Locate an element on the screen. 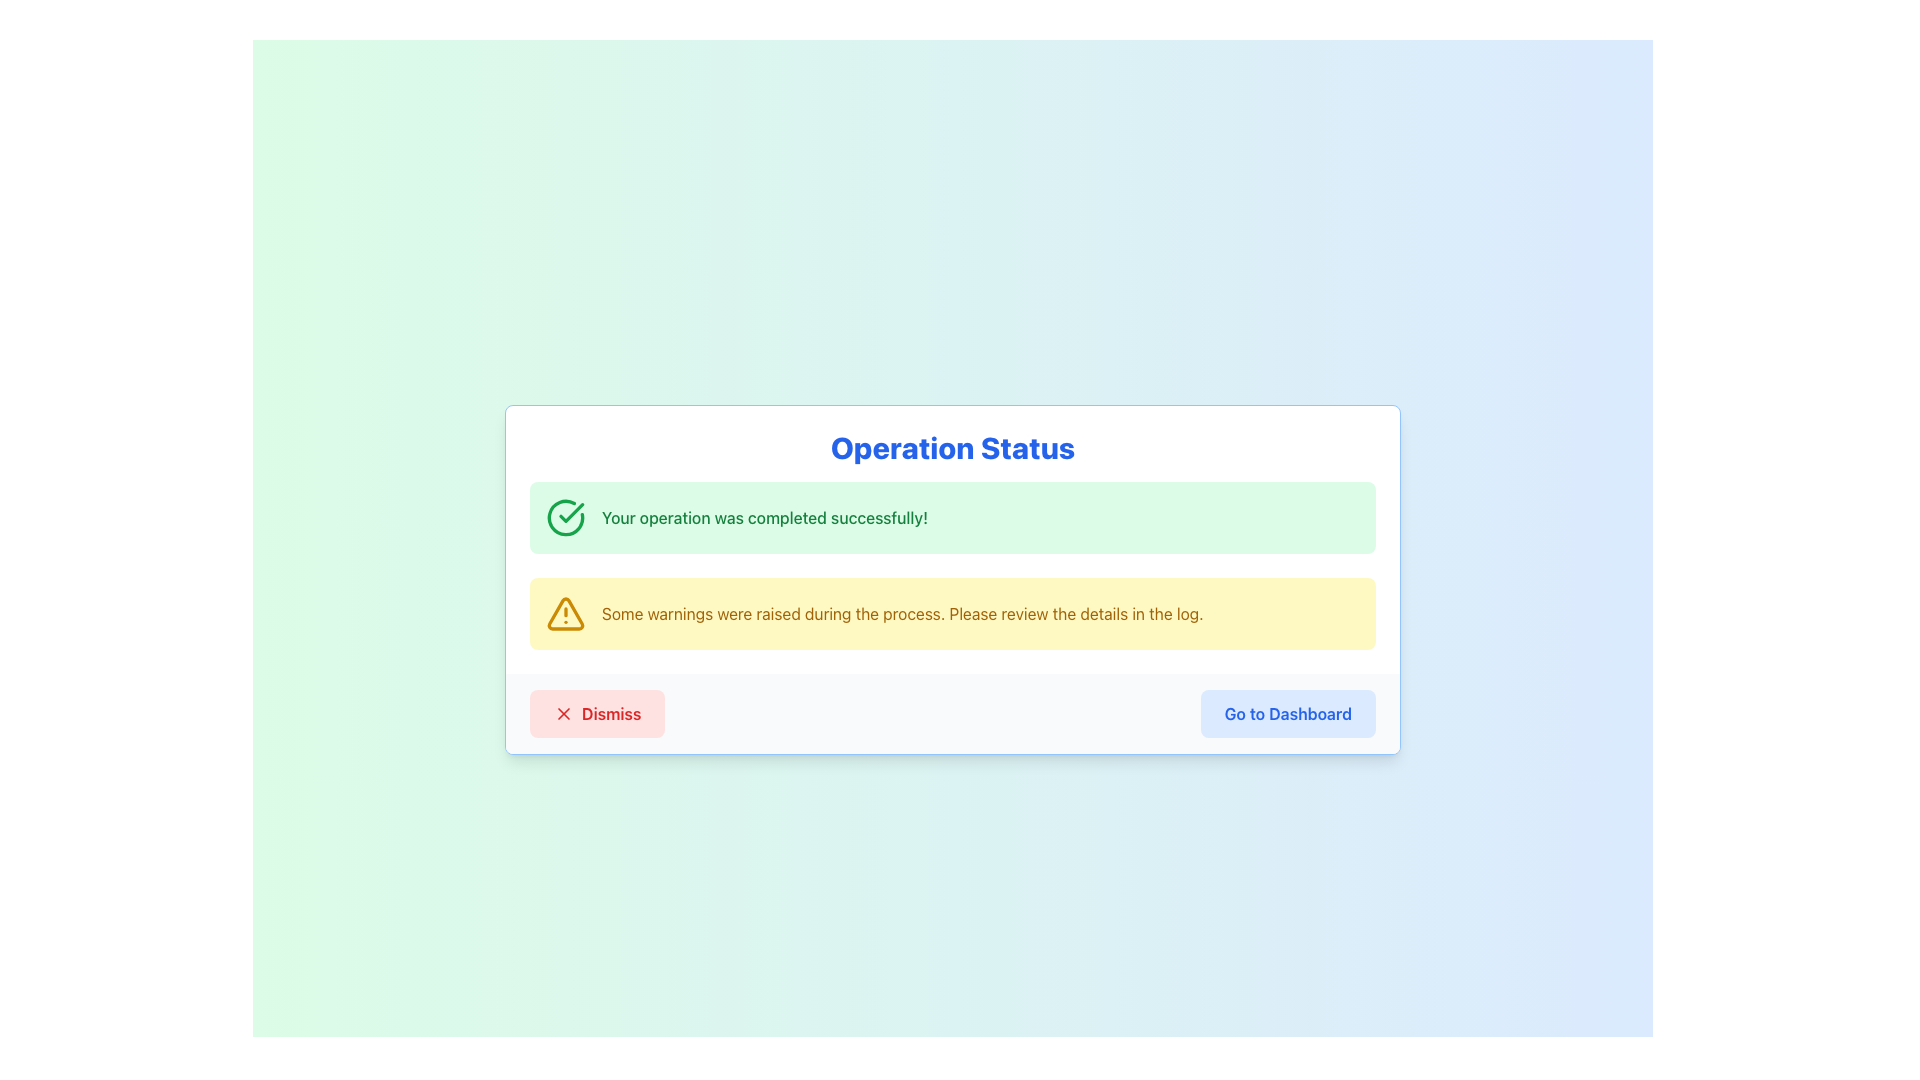  message content displayed in the text component that says 'Your operation was completed successfully!' within the green success message box is located at coordinates (763, 516).